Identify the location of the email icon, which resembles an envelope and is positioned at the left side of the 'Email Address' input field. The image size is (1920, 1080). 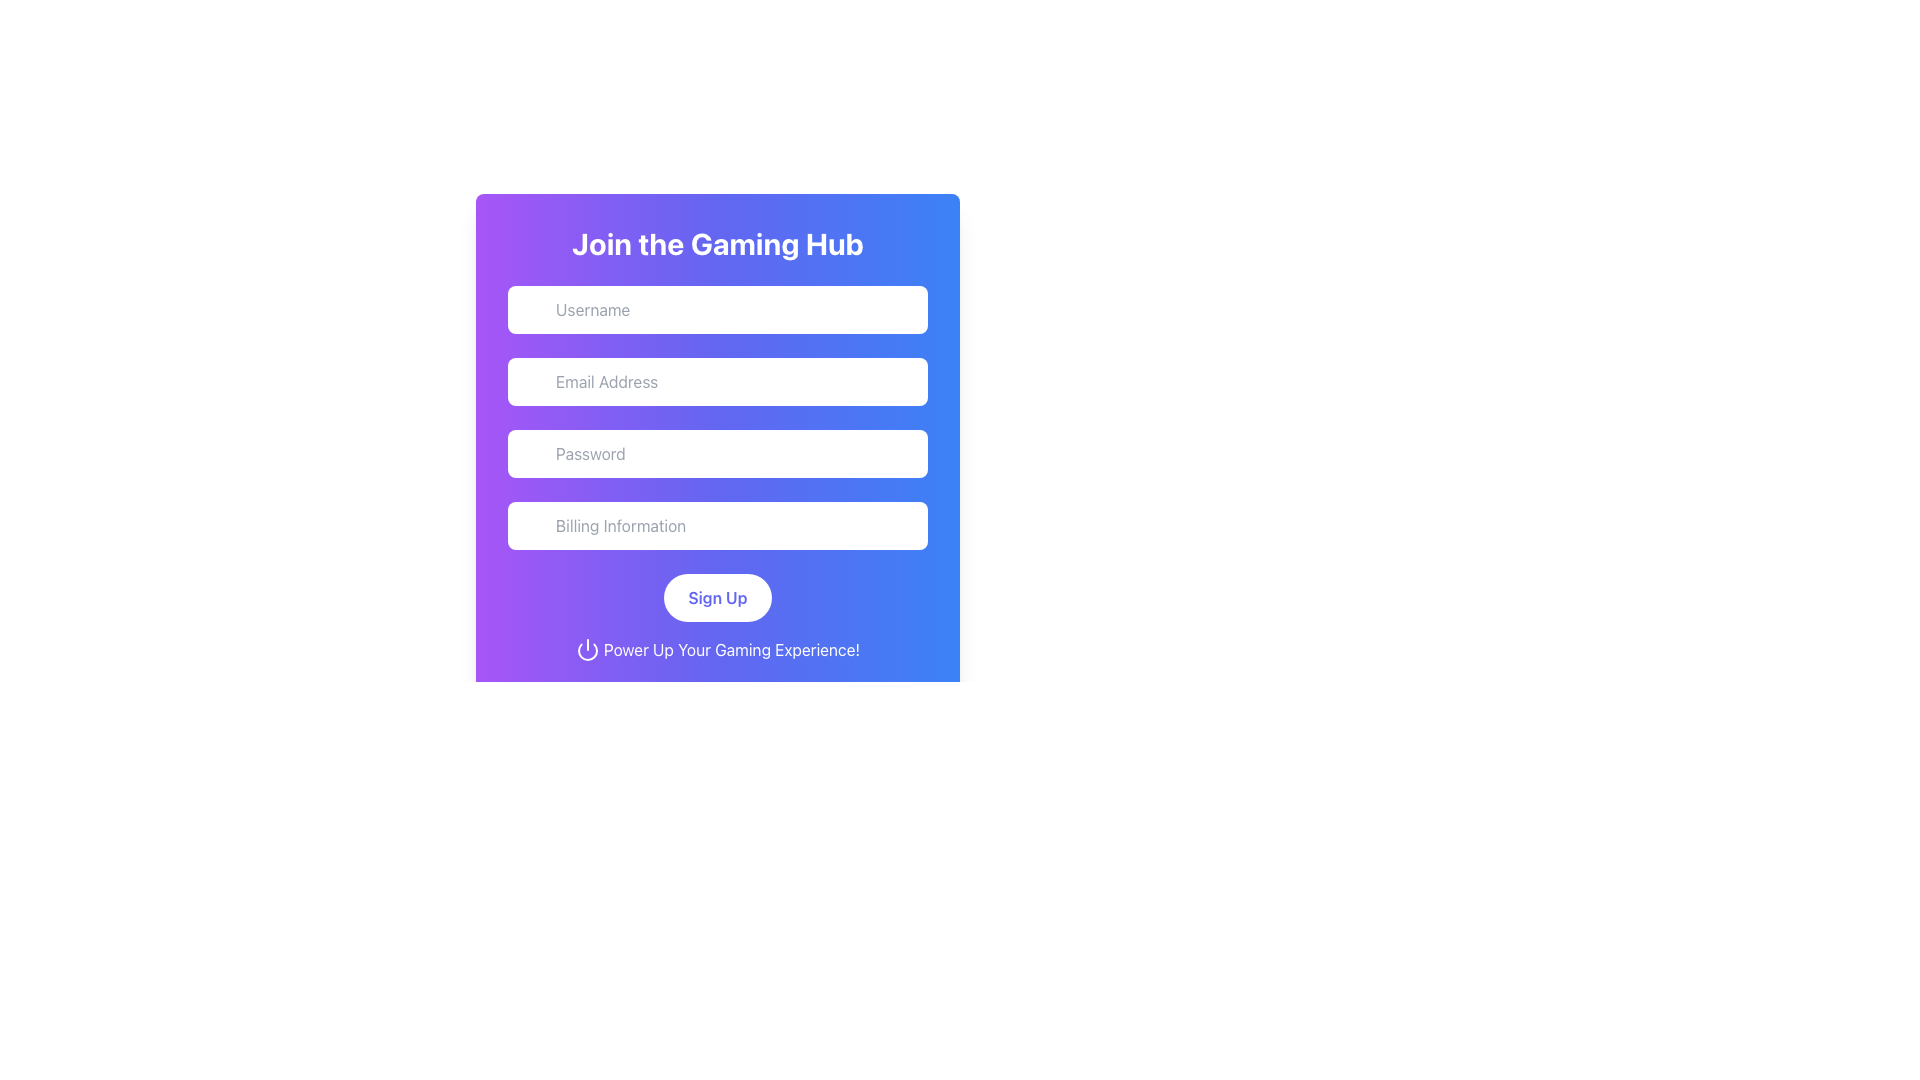
(532, 381).